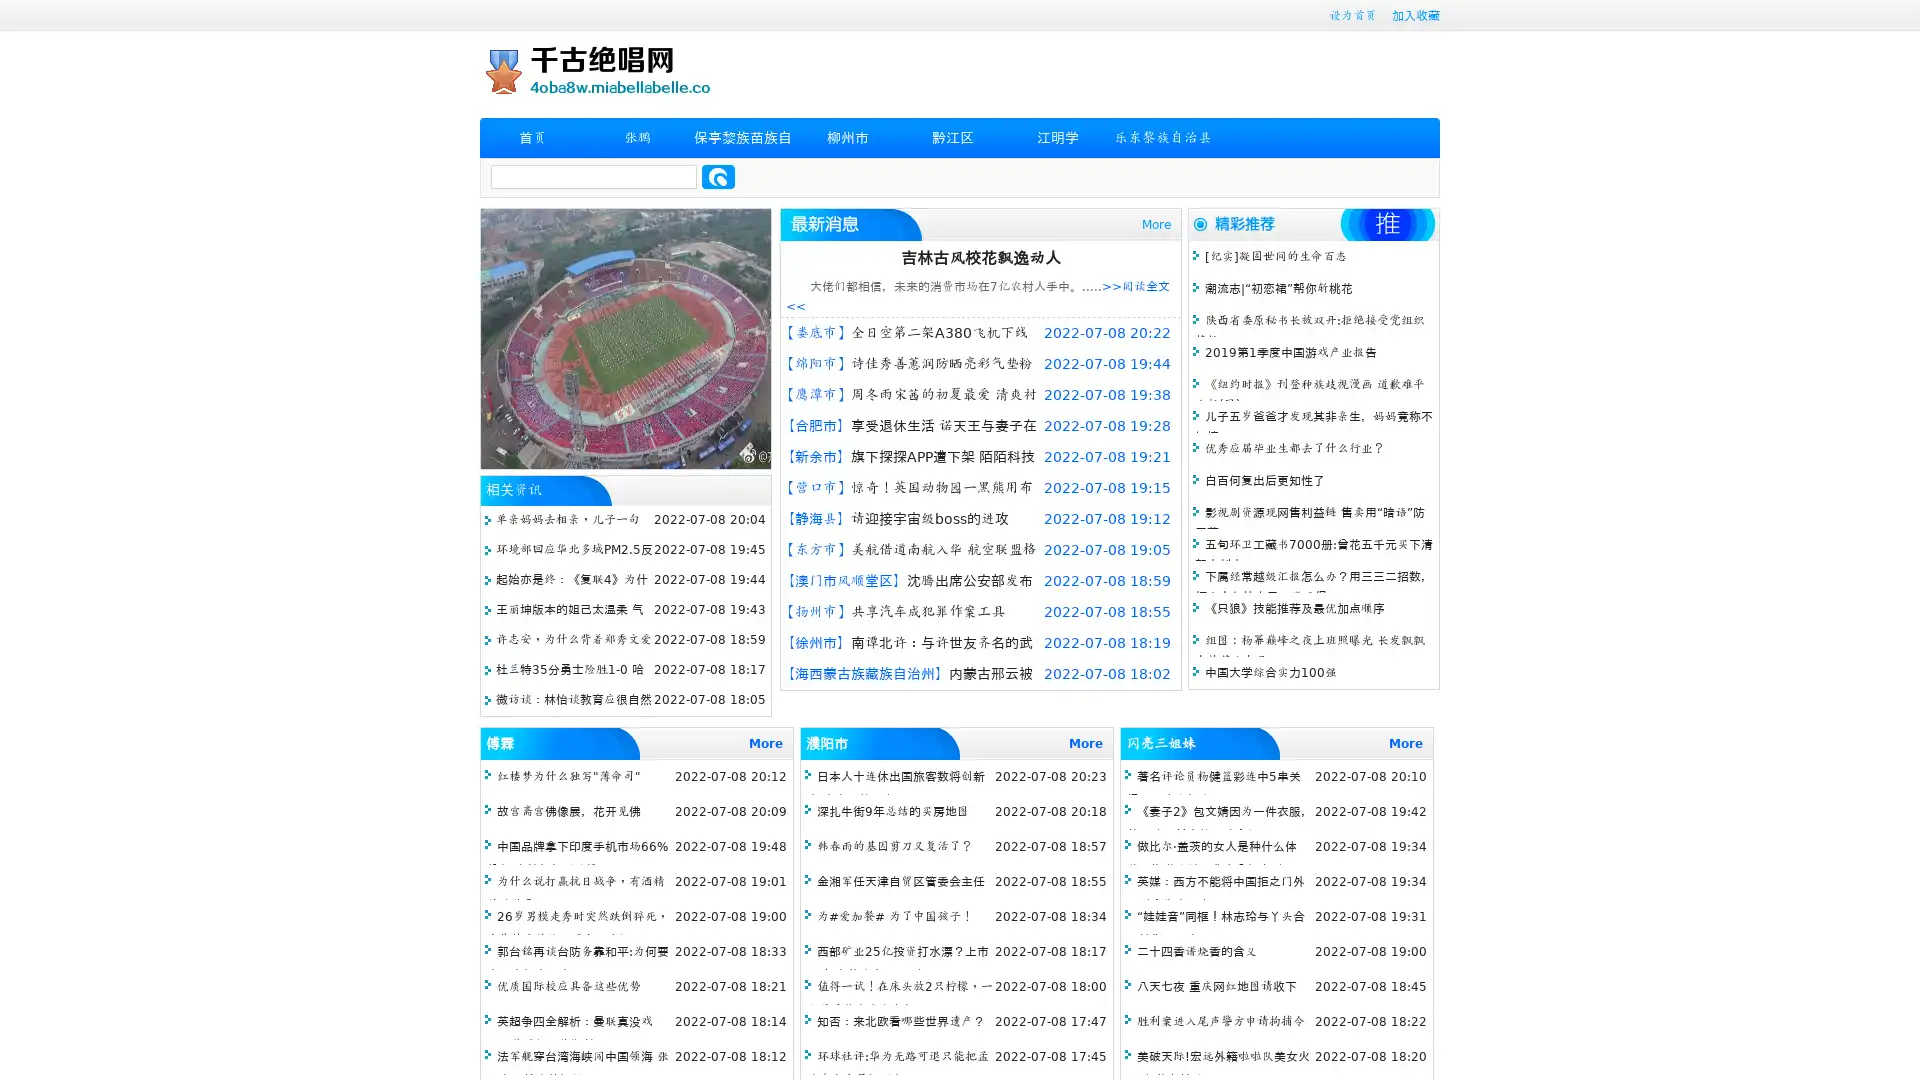  Describe the element at coordinates (718, 176) in the screenshot. I see `Search` at that location.